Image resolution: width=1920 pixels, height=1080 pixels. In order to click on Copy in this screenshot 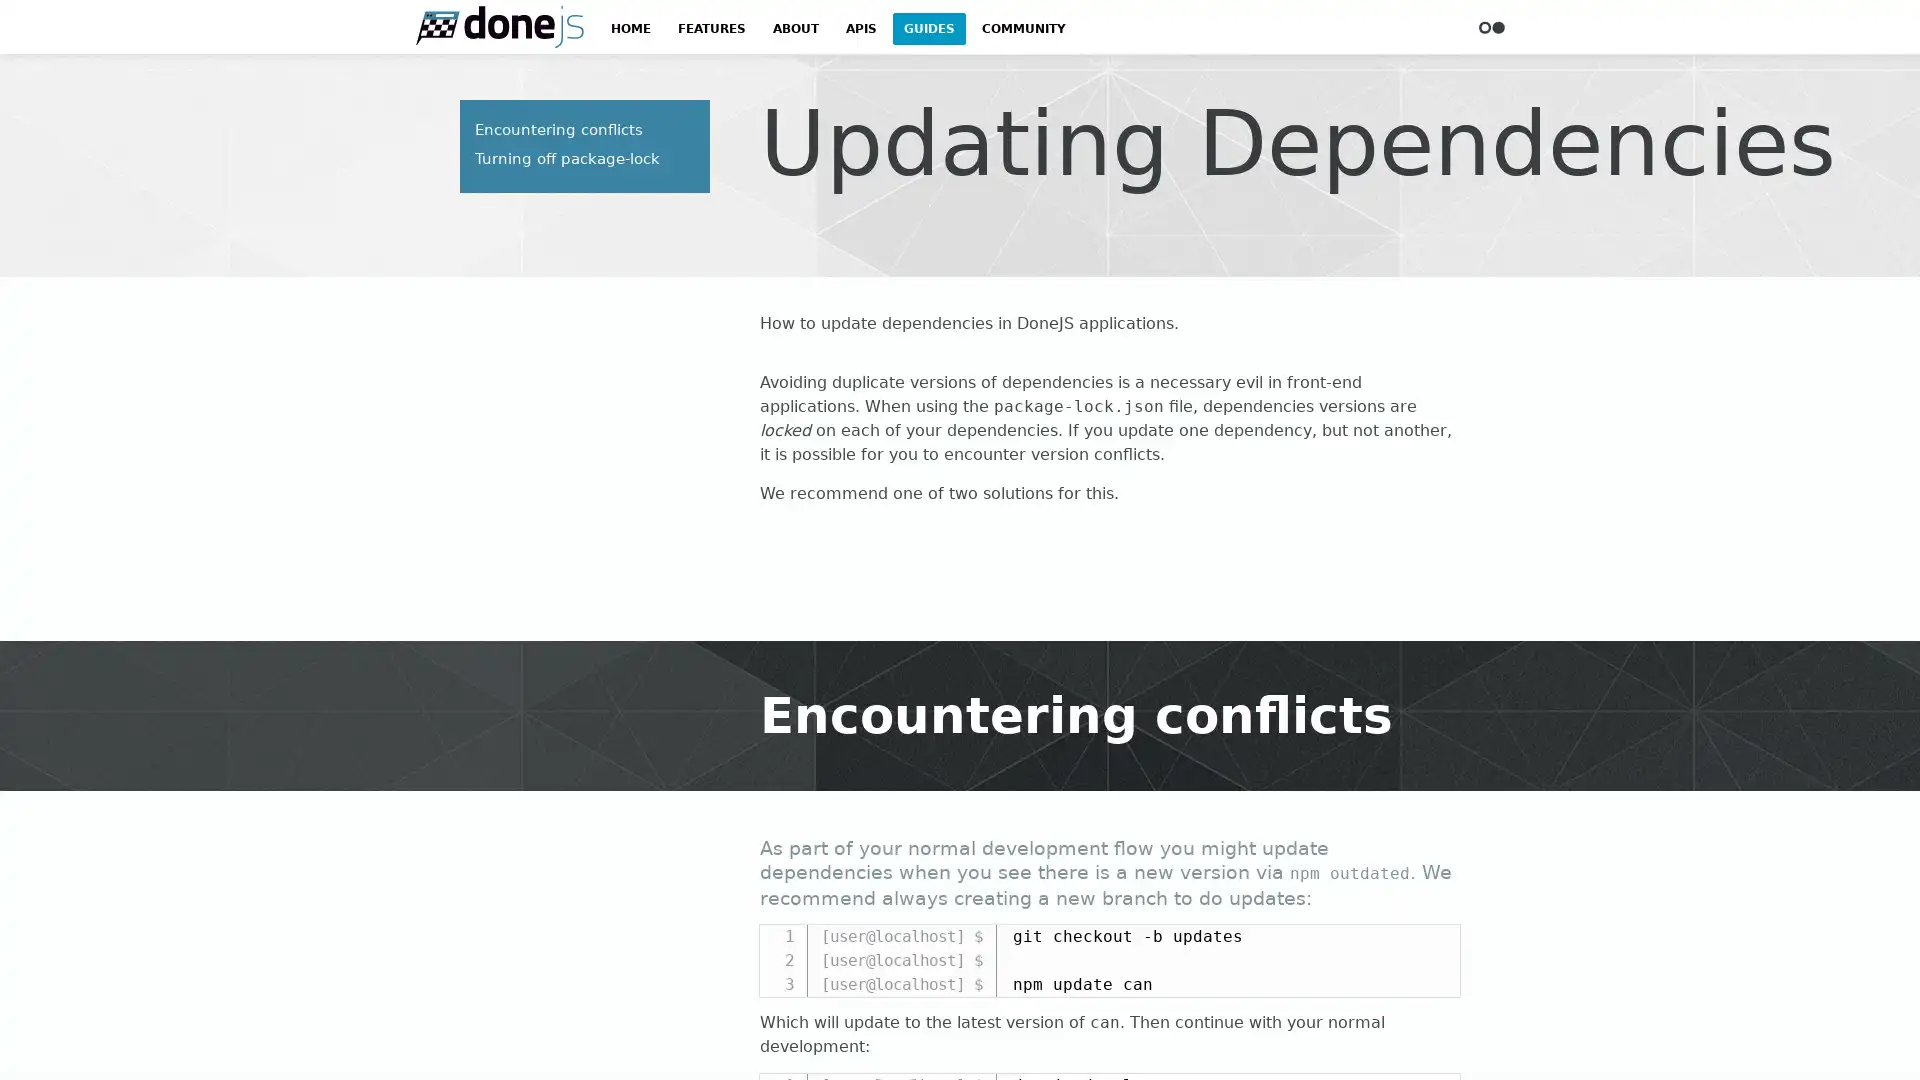, I will do `click(1435, 939)`.